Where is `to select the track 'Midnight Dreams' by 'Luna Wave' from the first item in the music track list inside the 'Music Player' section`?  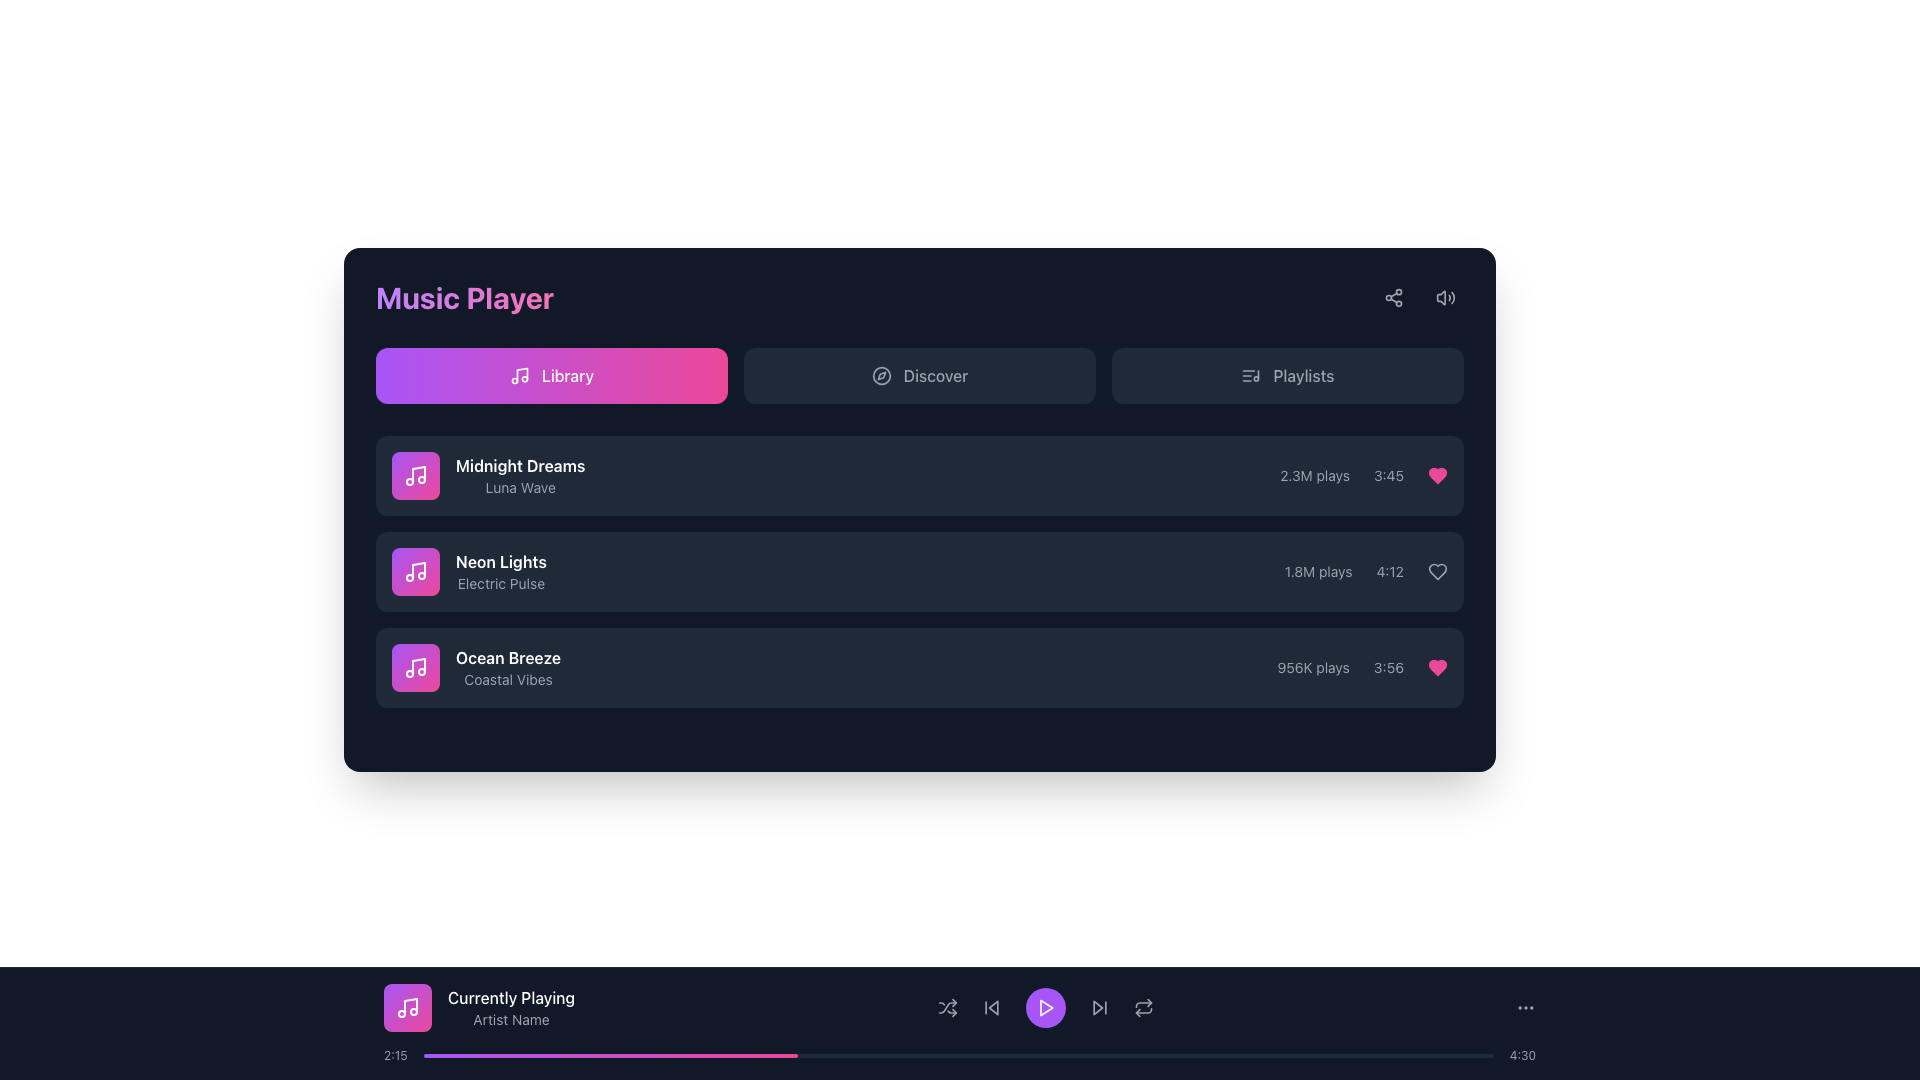 to select the track 'Midnight Dreams' by 'Luna Wave' from the first item in the music track list inside the 'Music Player' section is located at coordinates (488, 475).